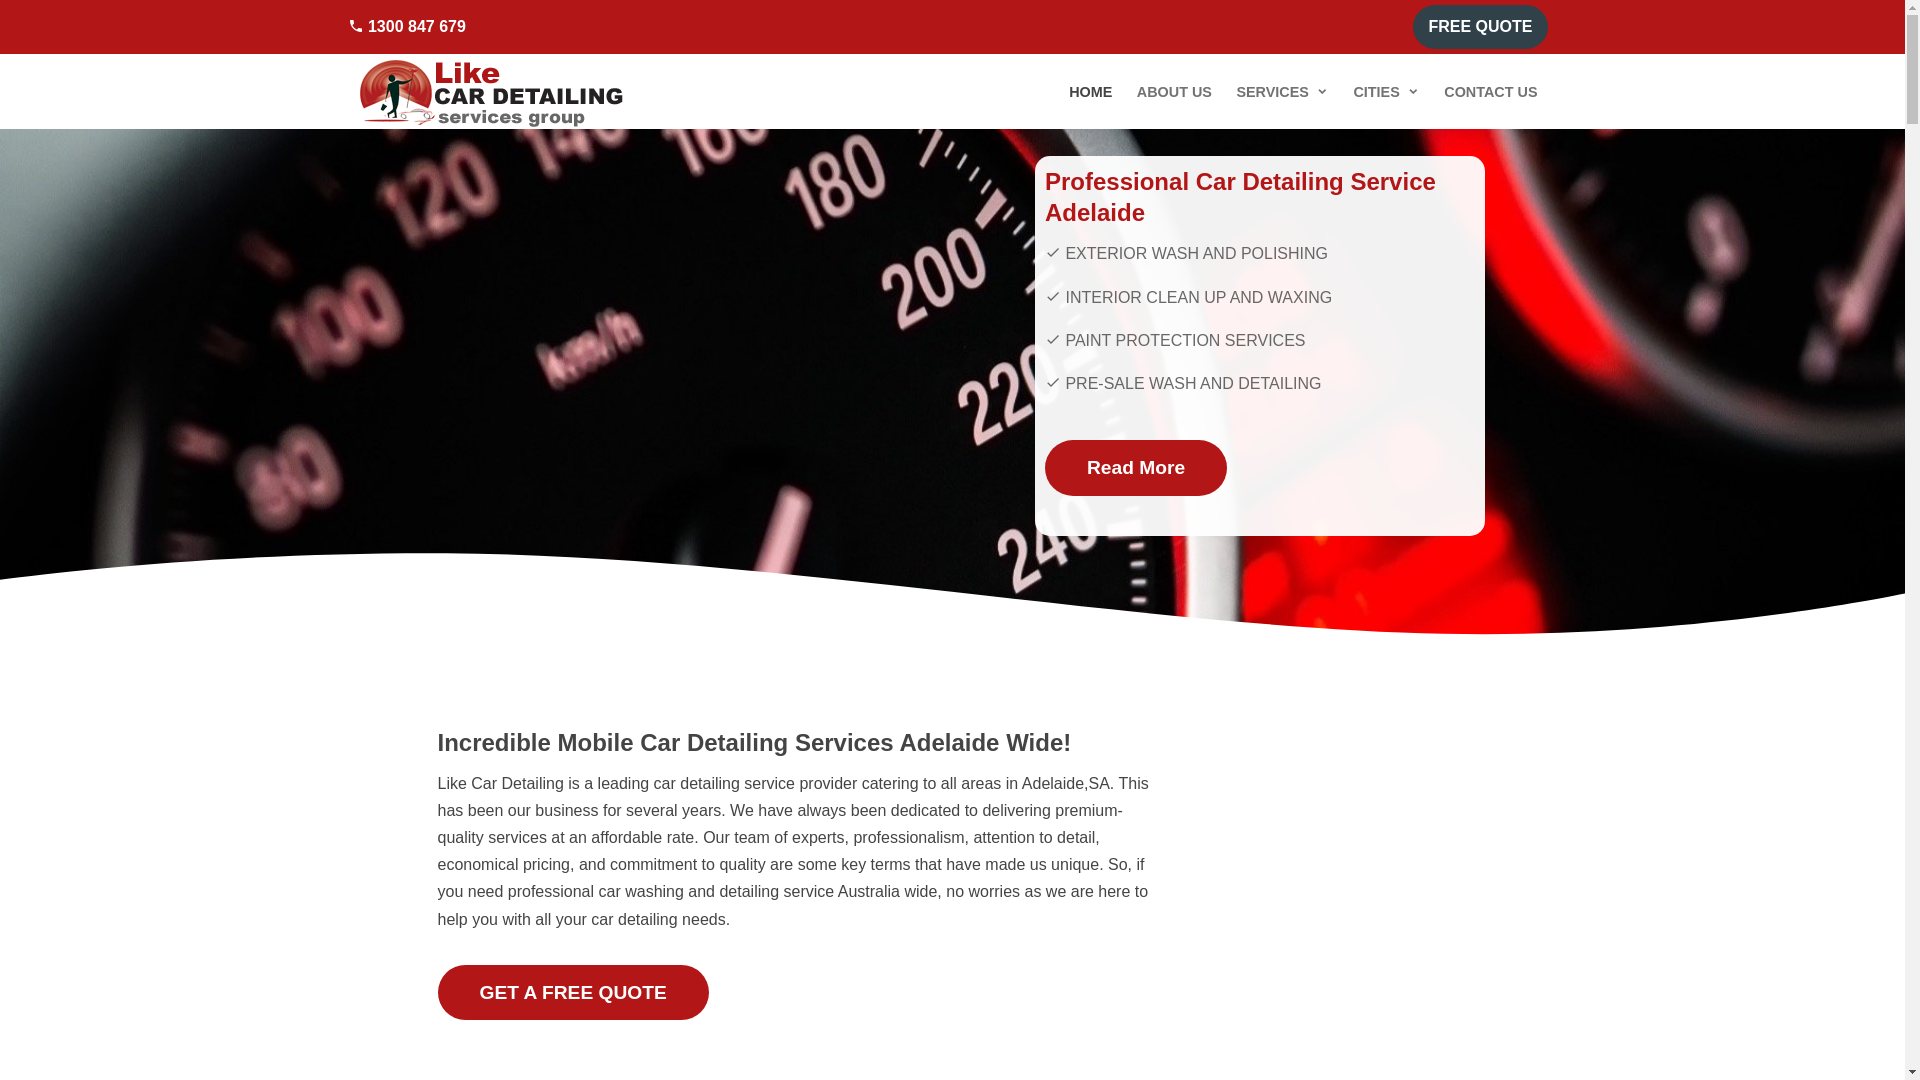 This screenshot has width=1920, height=1080. Describe the element at coordinates (1174, 91) in the screenshot. I see `'ABOUT US'` at that location.